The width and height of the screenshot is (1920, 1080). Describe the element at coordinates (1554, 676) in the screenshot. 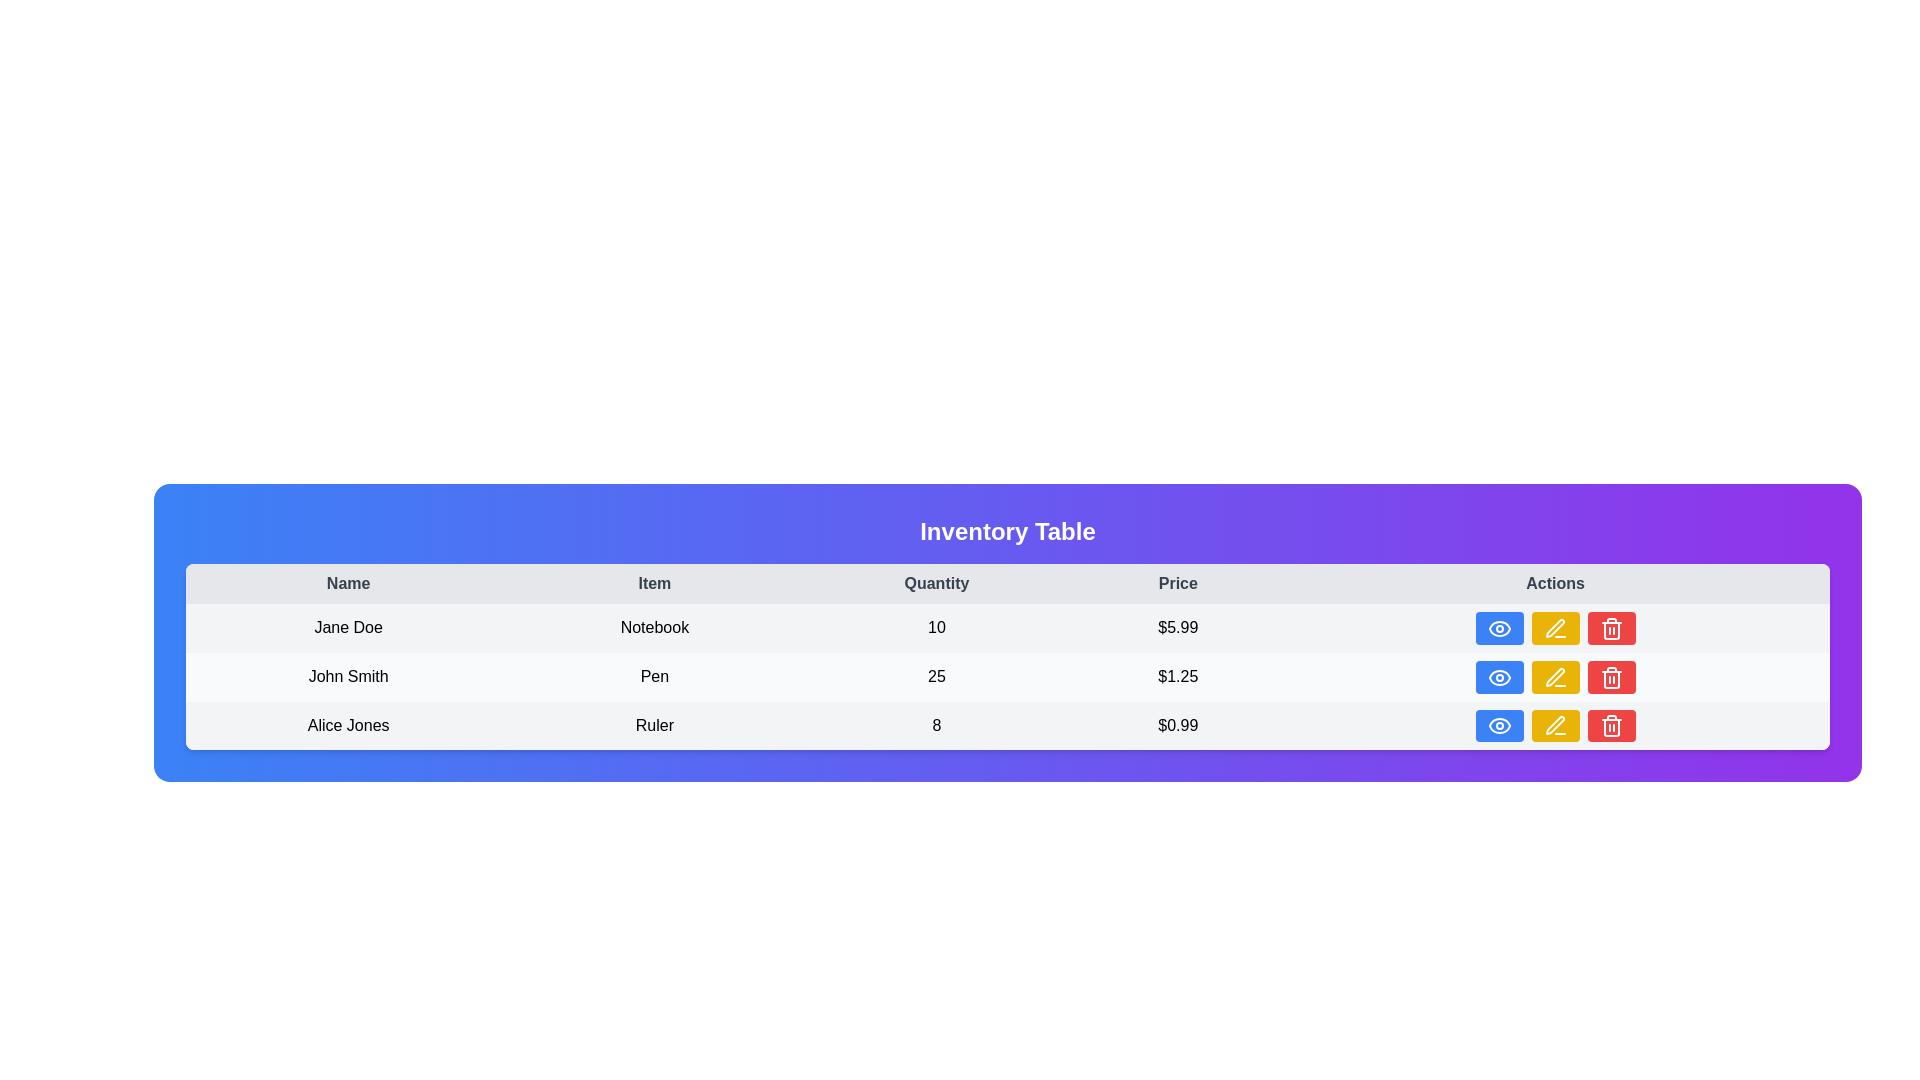

I see `the Edit icon button resembling a pen, located on the yellow button in the Actions column of the second row corresponding to 'John Smith' and 'Pen'` at that location.